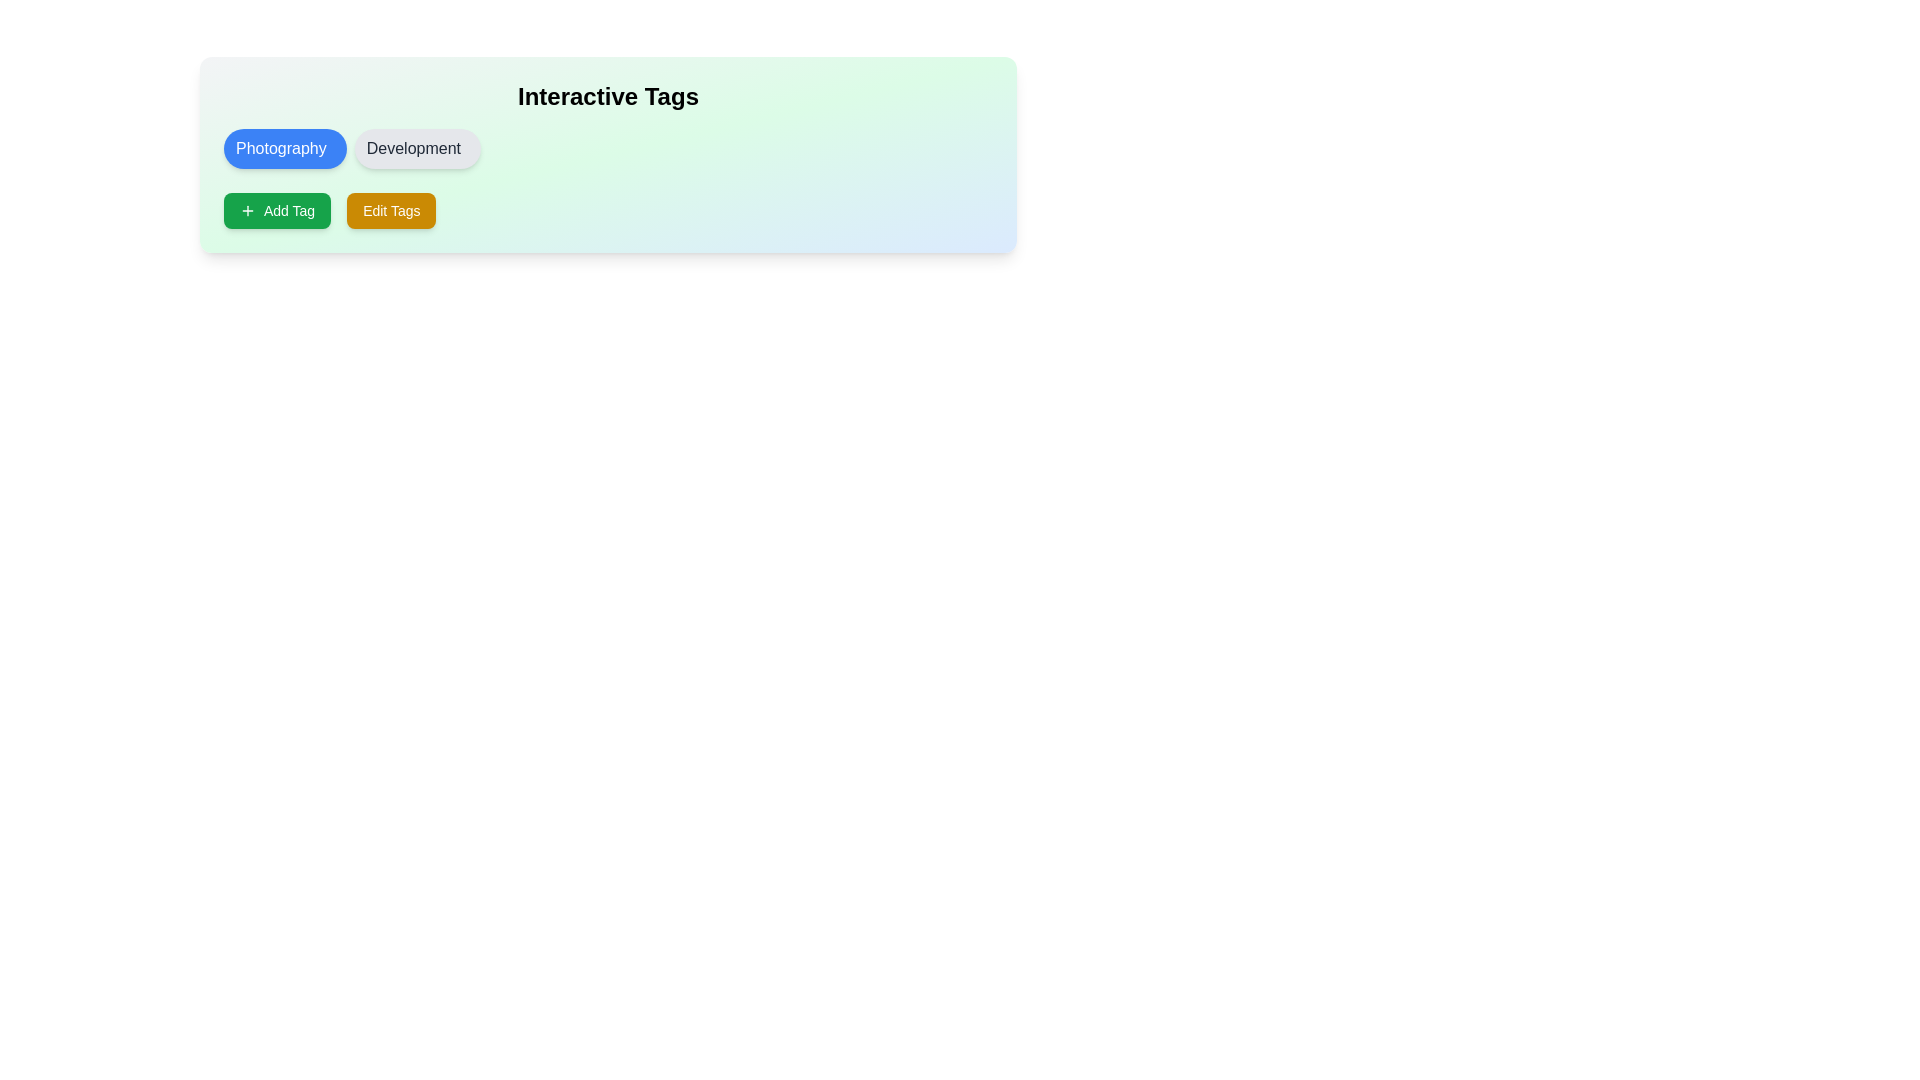 The width and height of the screenshot is (1920, 1080). I want to click on the medium-sized rectangular button with rounded corners, styled with a yellow background and white bold text reading 'Edit Tags', located immediately to the right of the green button labeled 'Add Tag', so click(391, 211).